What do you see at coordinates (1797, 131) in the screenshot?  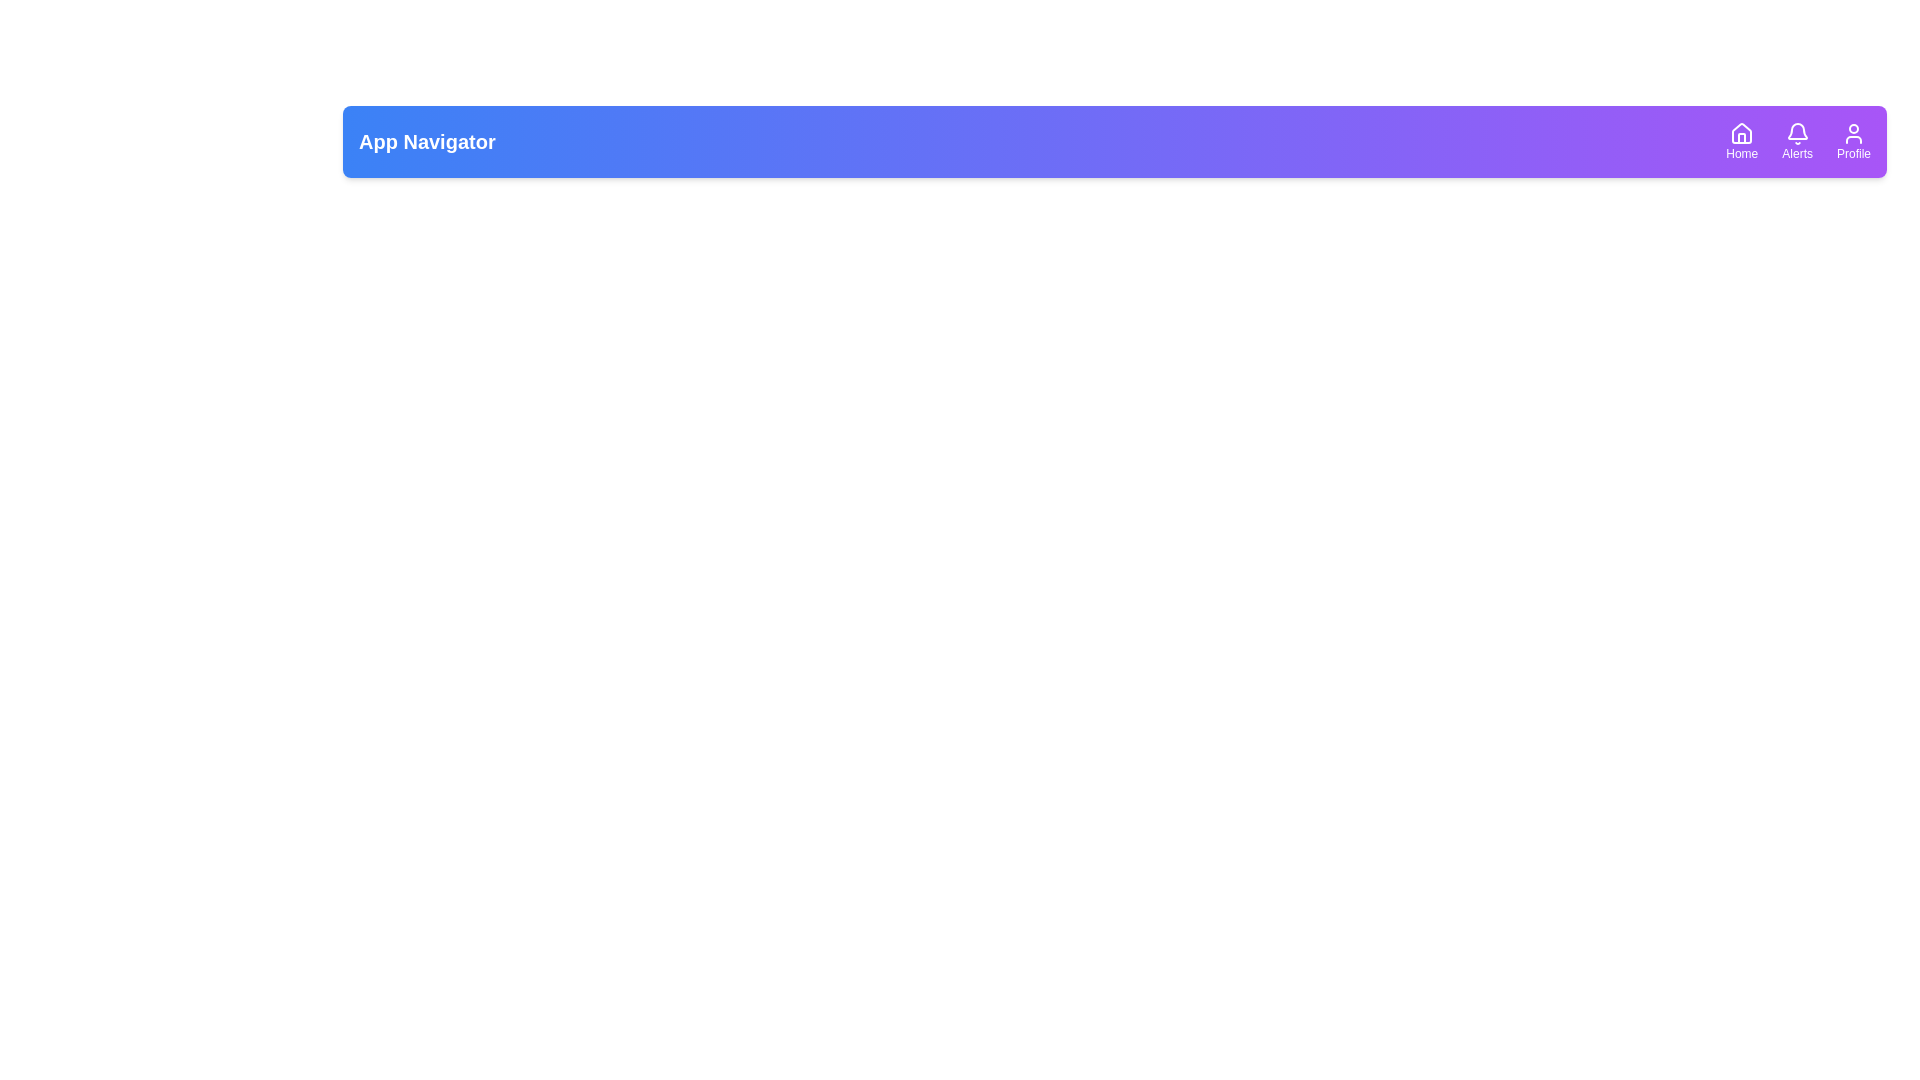 I see `the decorative part of the bell-shaped icon located in the top navigation bar to trigger a tooltip or visual feedback` at bounding box center [1797, 131].